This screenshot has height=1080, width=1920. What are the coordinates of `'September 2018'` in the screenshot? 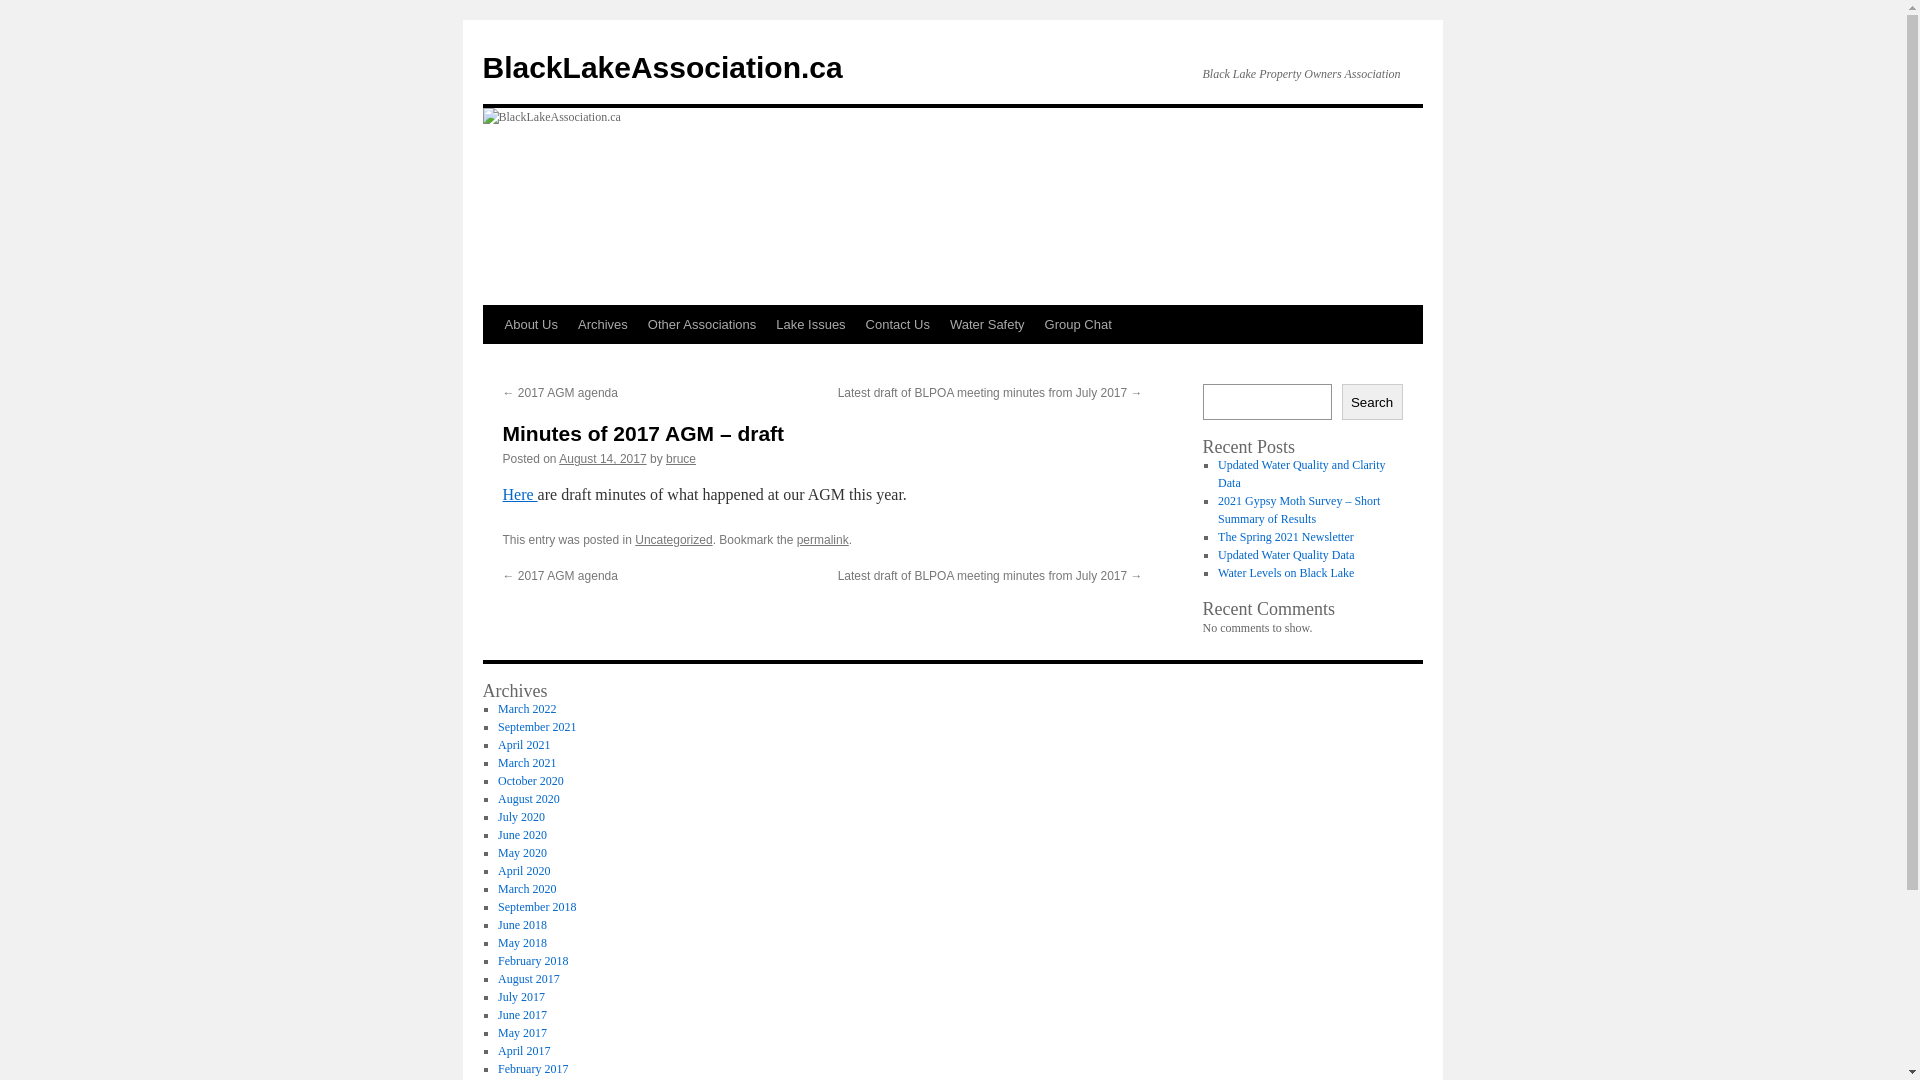 It's located at (537, 906).